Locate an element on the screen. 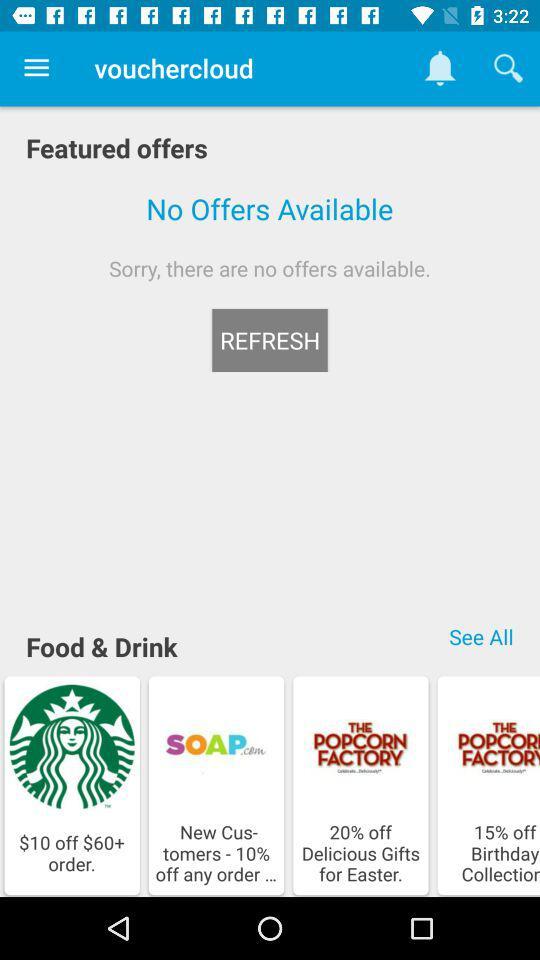 This screenshot has width=540, height=960. icon above featured offers item is located at coordinates (36, 68).